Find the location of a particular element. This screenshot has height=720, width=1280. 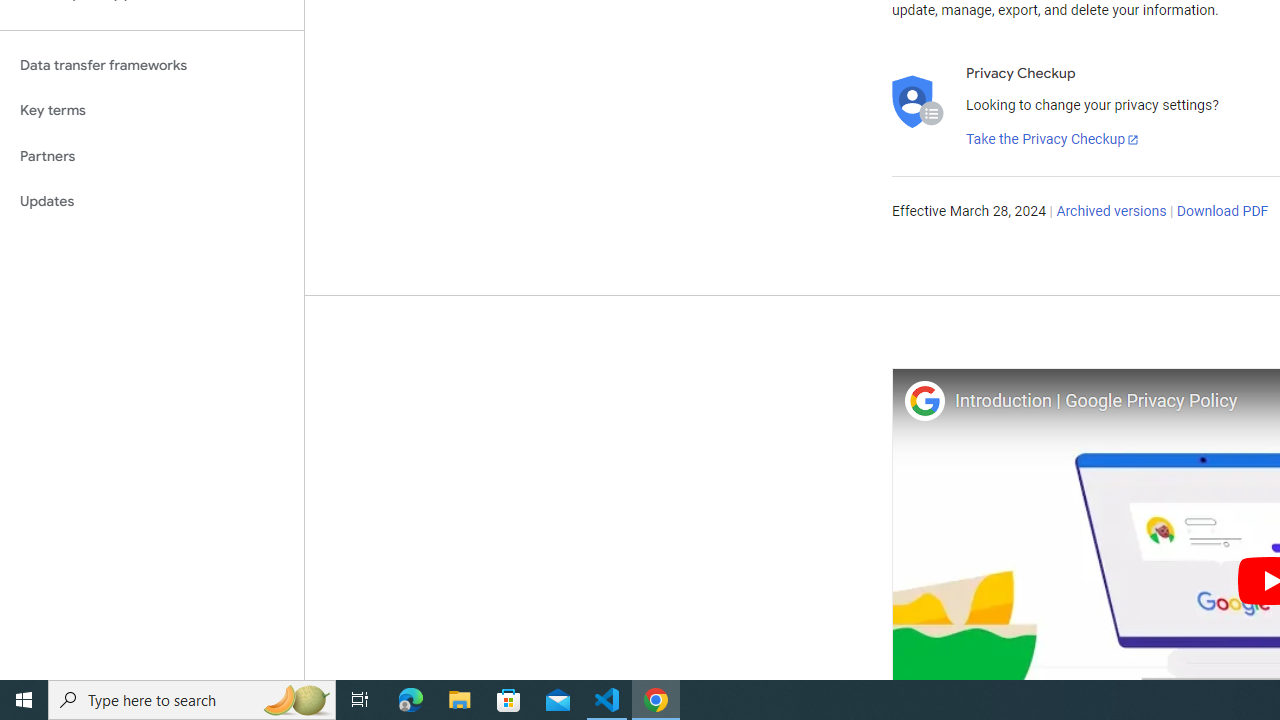

'Take the Privacy Checkup' is located at coordinates (1052, 139).